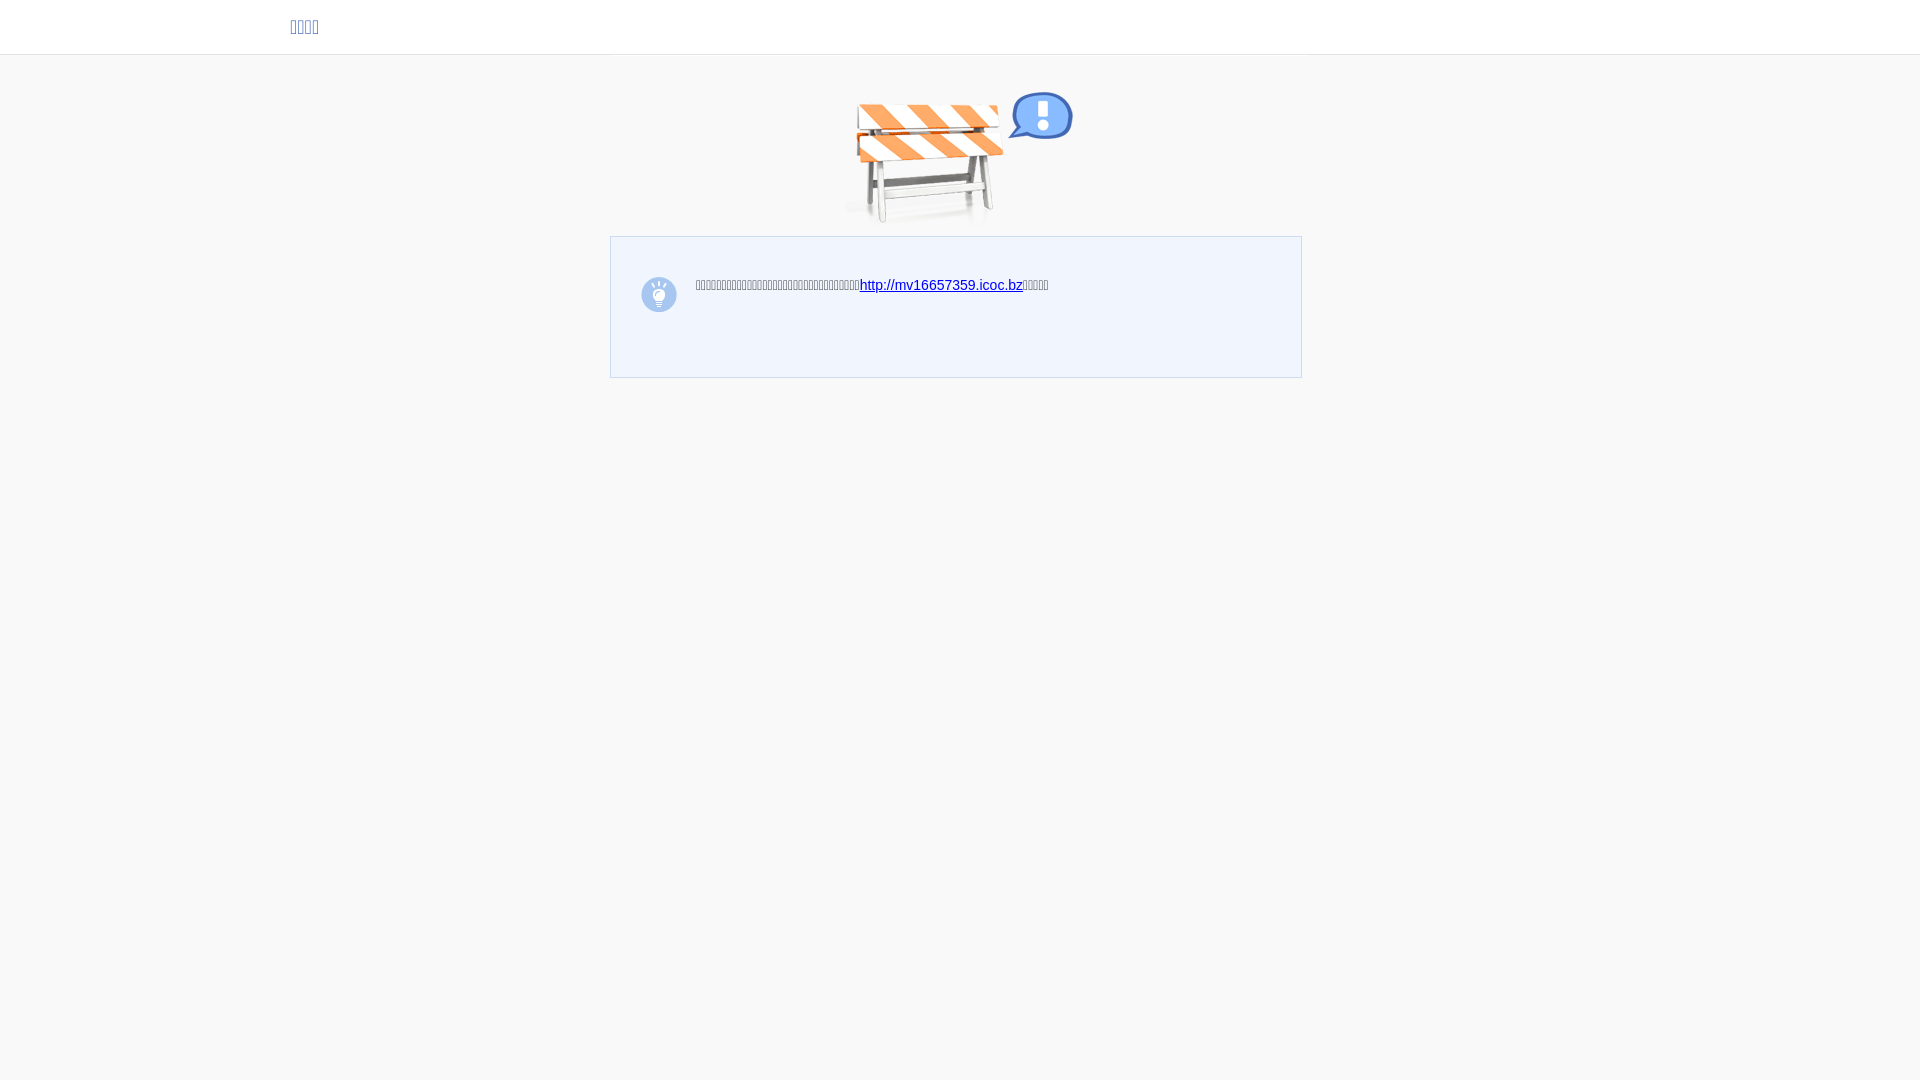 The height and width of the screenshot is (1080, 1920). I want to click on 'http://mv16657359.icoc.bz', so click(859, 285).